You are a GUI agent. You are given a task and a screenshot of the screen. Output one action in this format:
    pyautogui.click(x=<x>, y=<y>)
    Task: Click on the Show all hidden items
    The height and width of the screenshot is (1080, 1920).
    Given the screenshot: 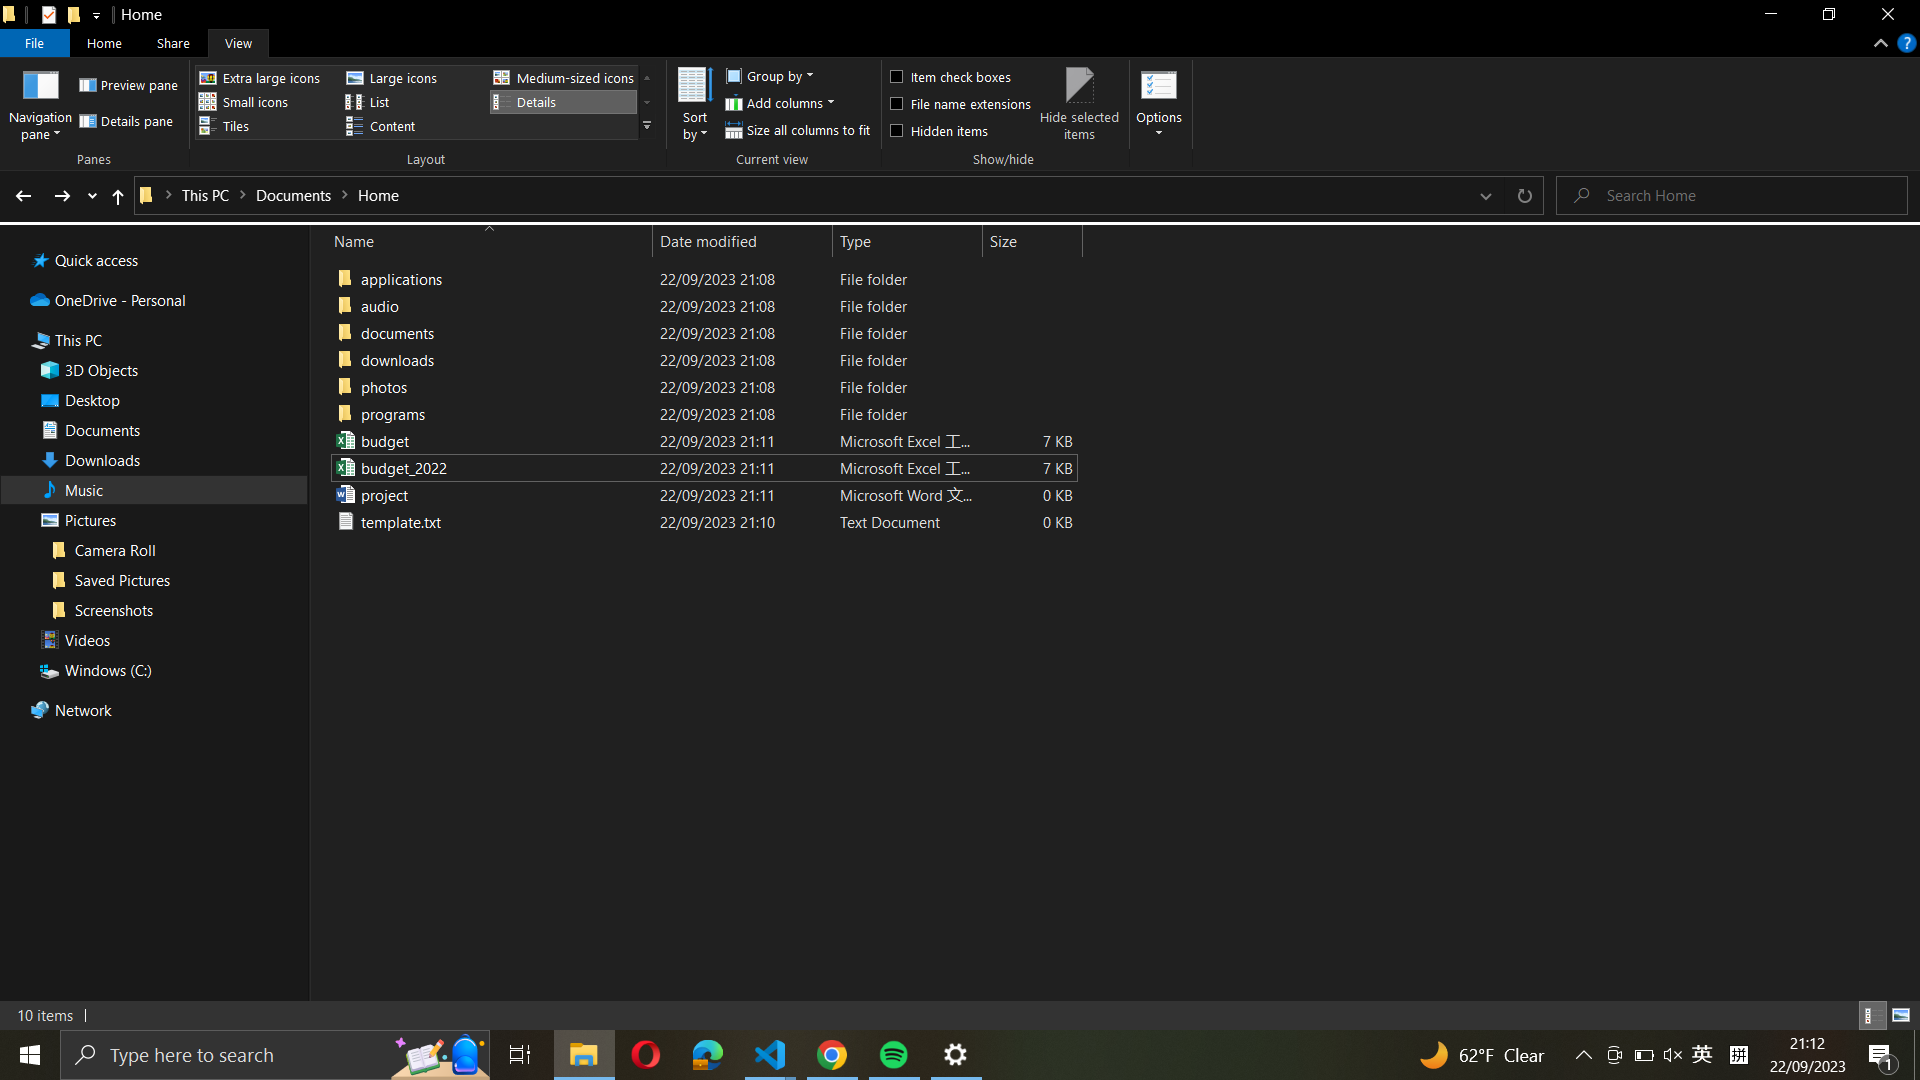 What is the action you would take?
    pyautogui.click(x=958, y=128)
    